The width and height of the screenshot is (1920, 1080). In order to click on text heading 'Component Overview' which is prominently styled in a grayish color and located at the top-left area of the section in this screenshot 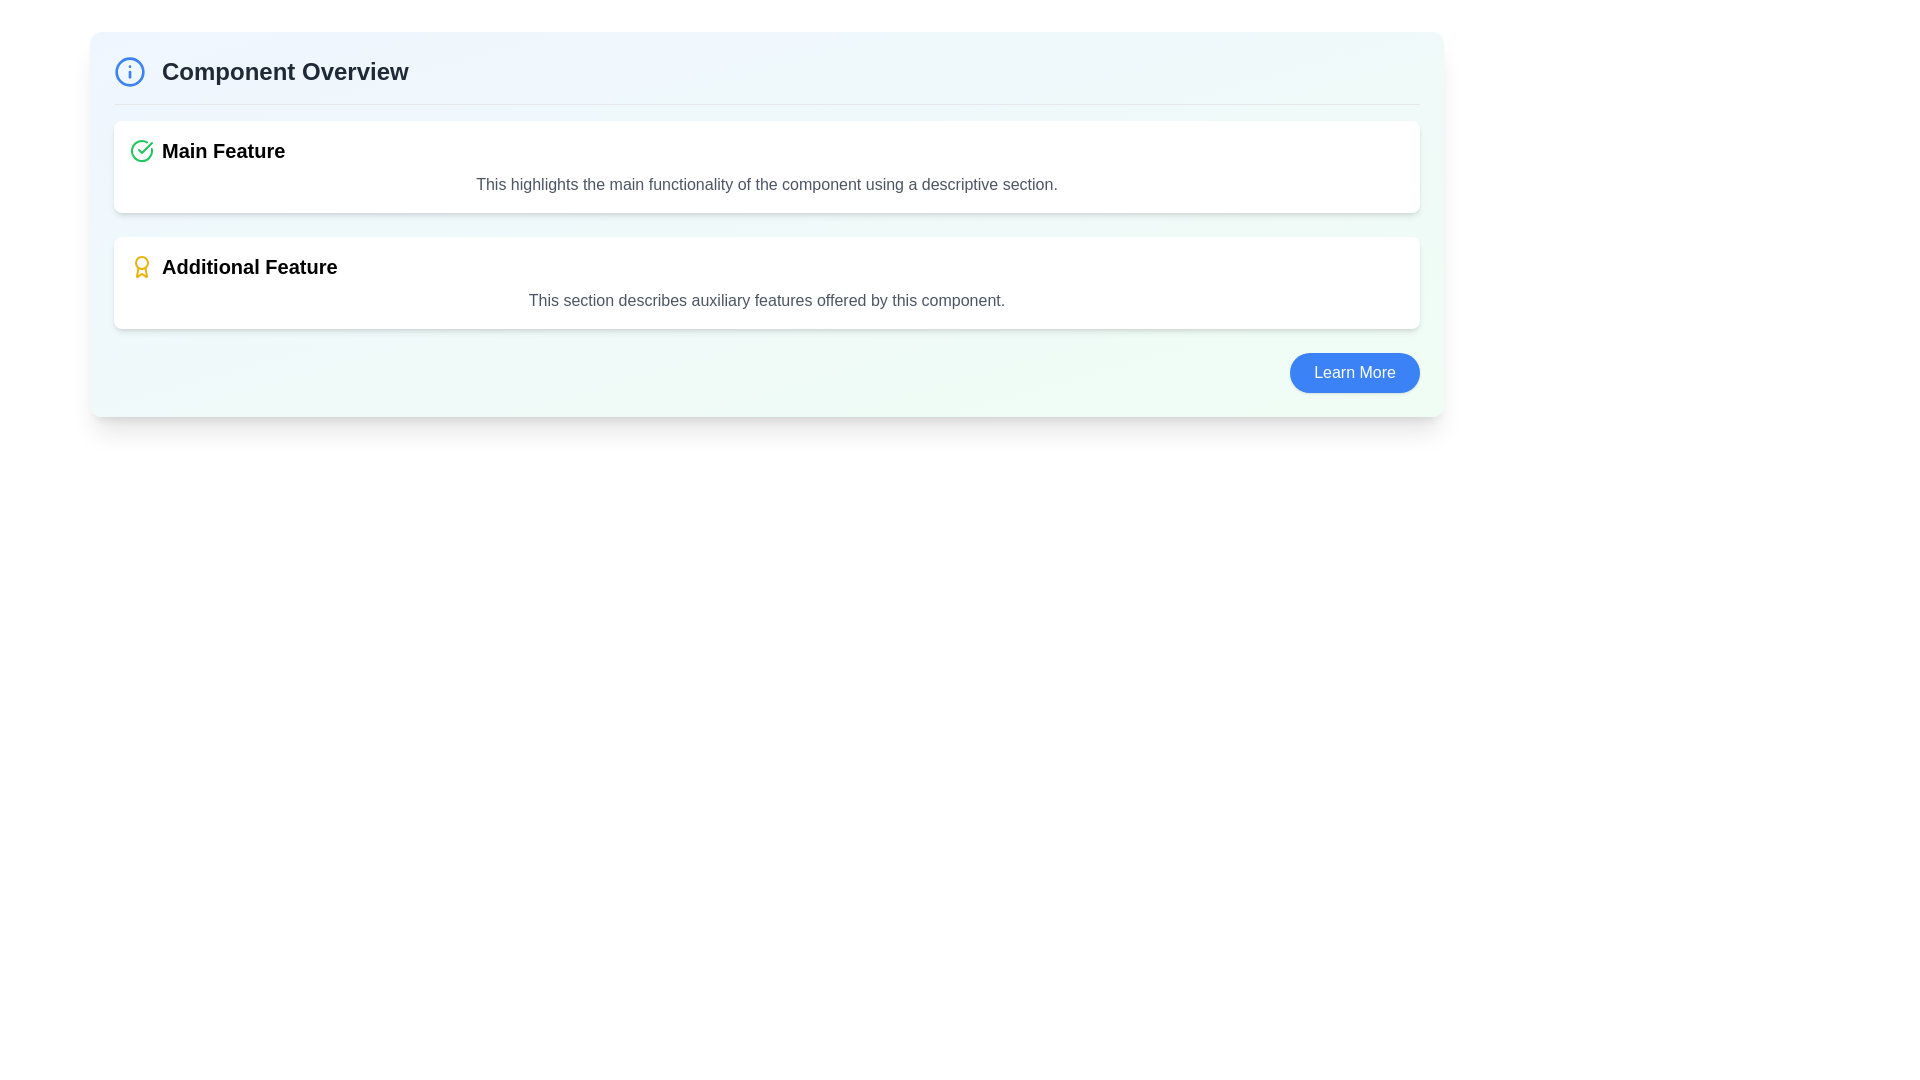, I will do `click(284, 71)`.